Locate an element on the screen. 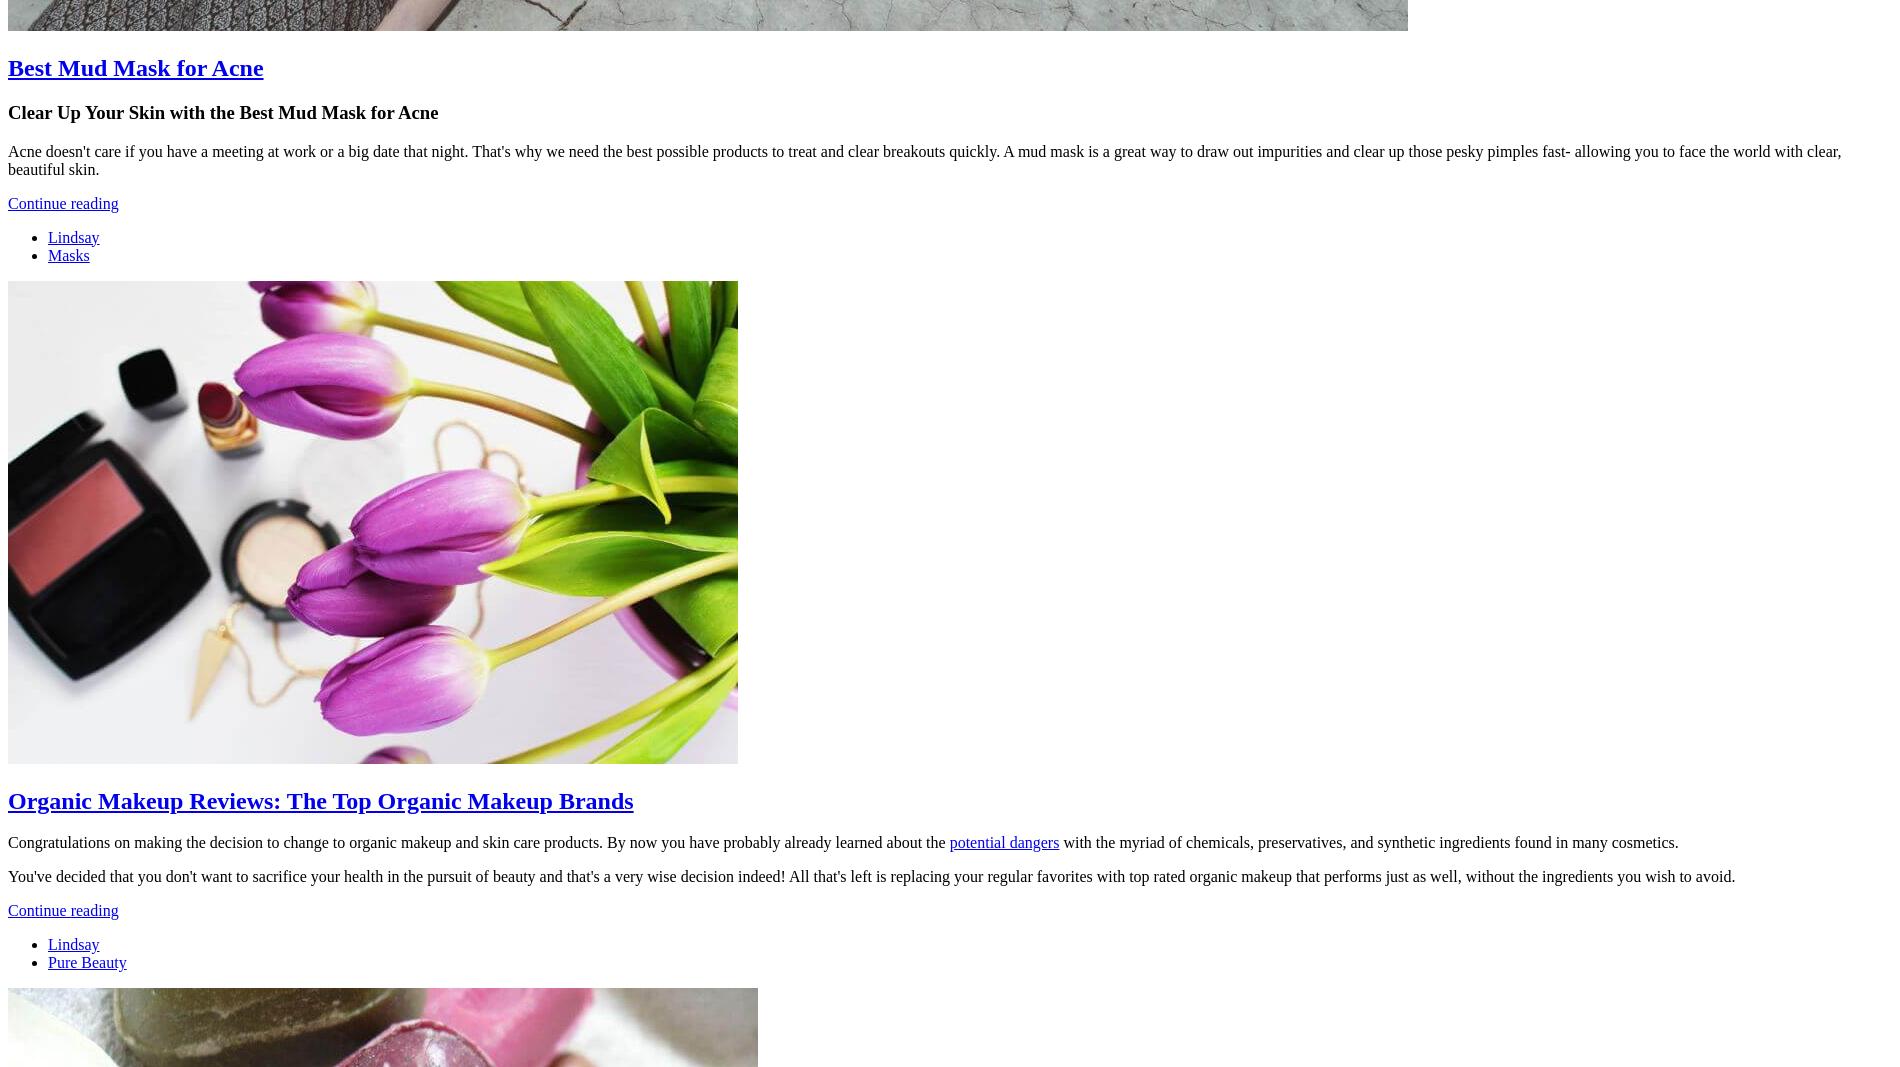 This screenshot has width=1900, height=1067. 'Clear Up Your Skin with the Best Mud Mask for Acne' is located at coordinates (7, 110).